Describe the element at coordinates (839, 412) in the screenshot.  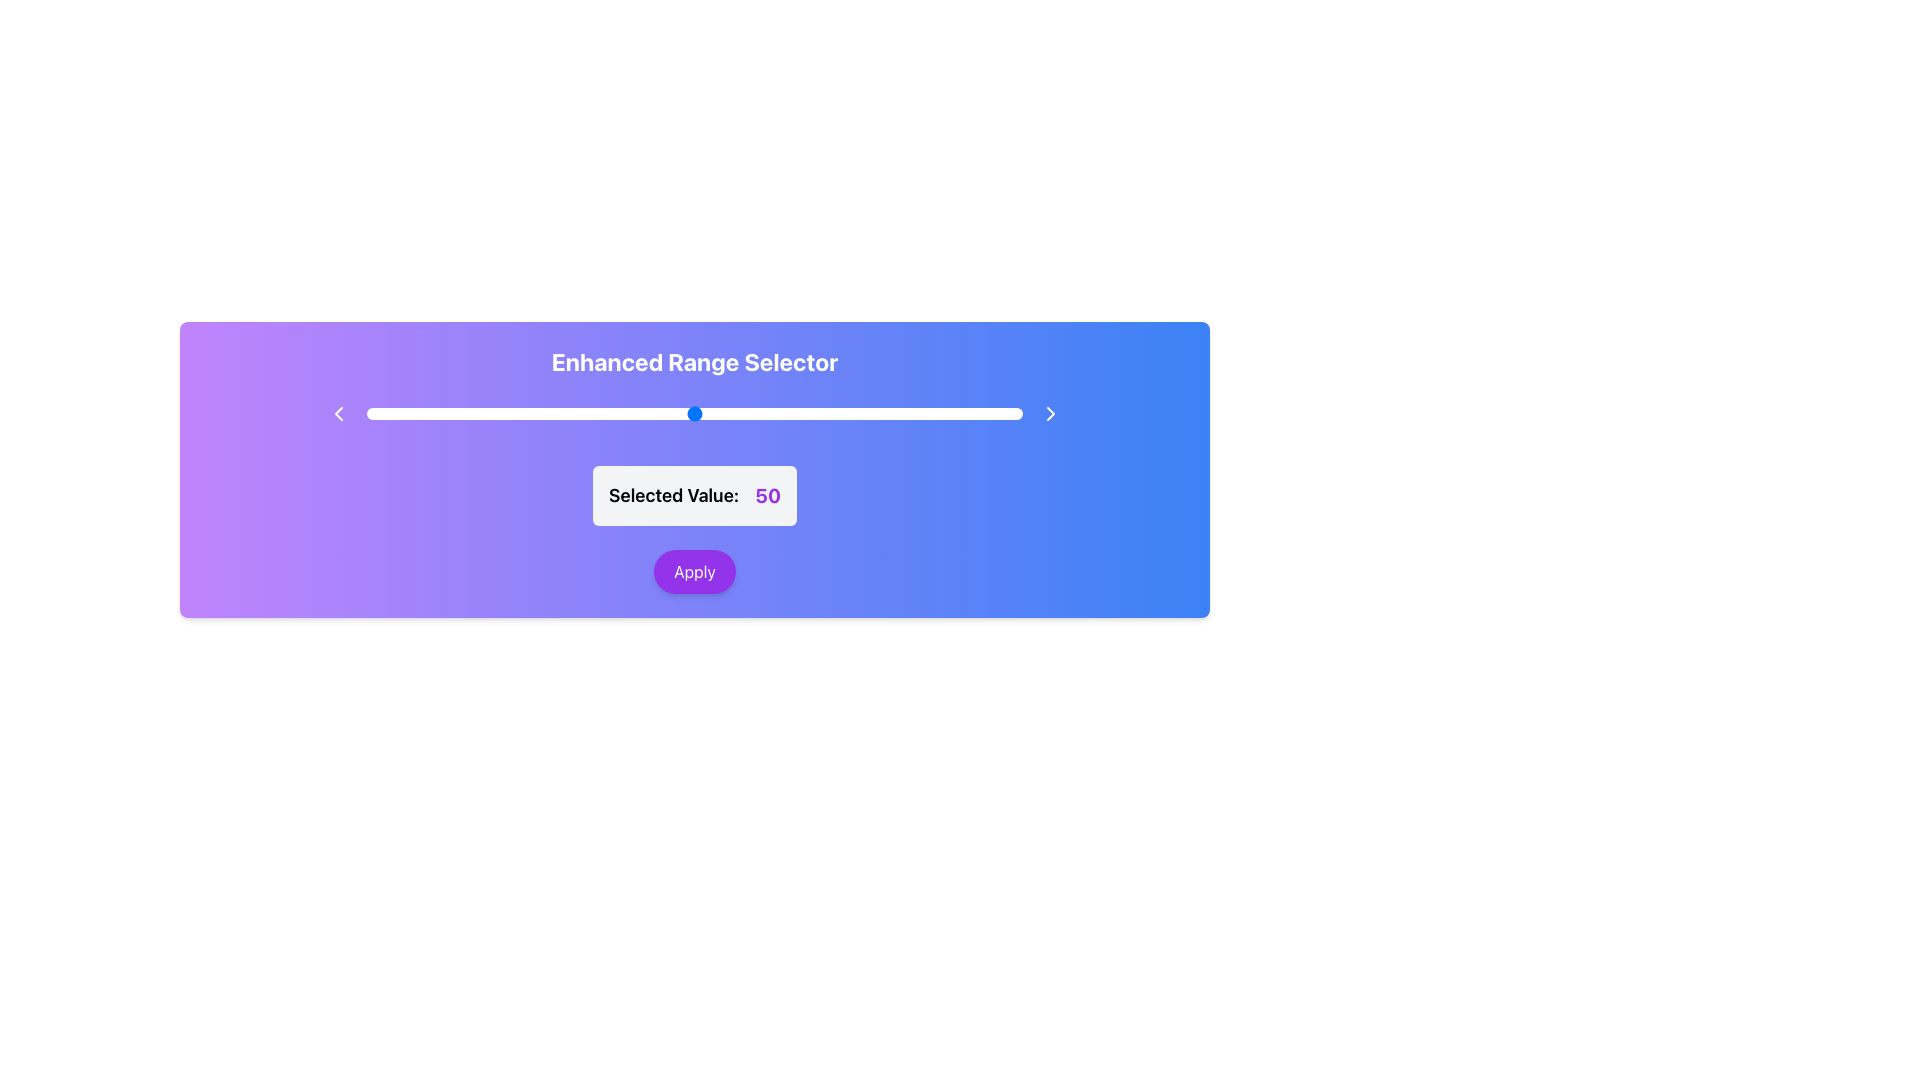
I see `the slider` at that location.